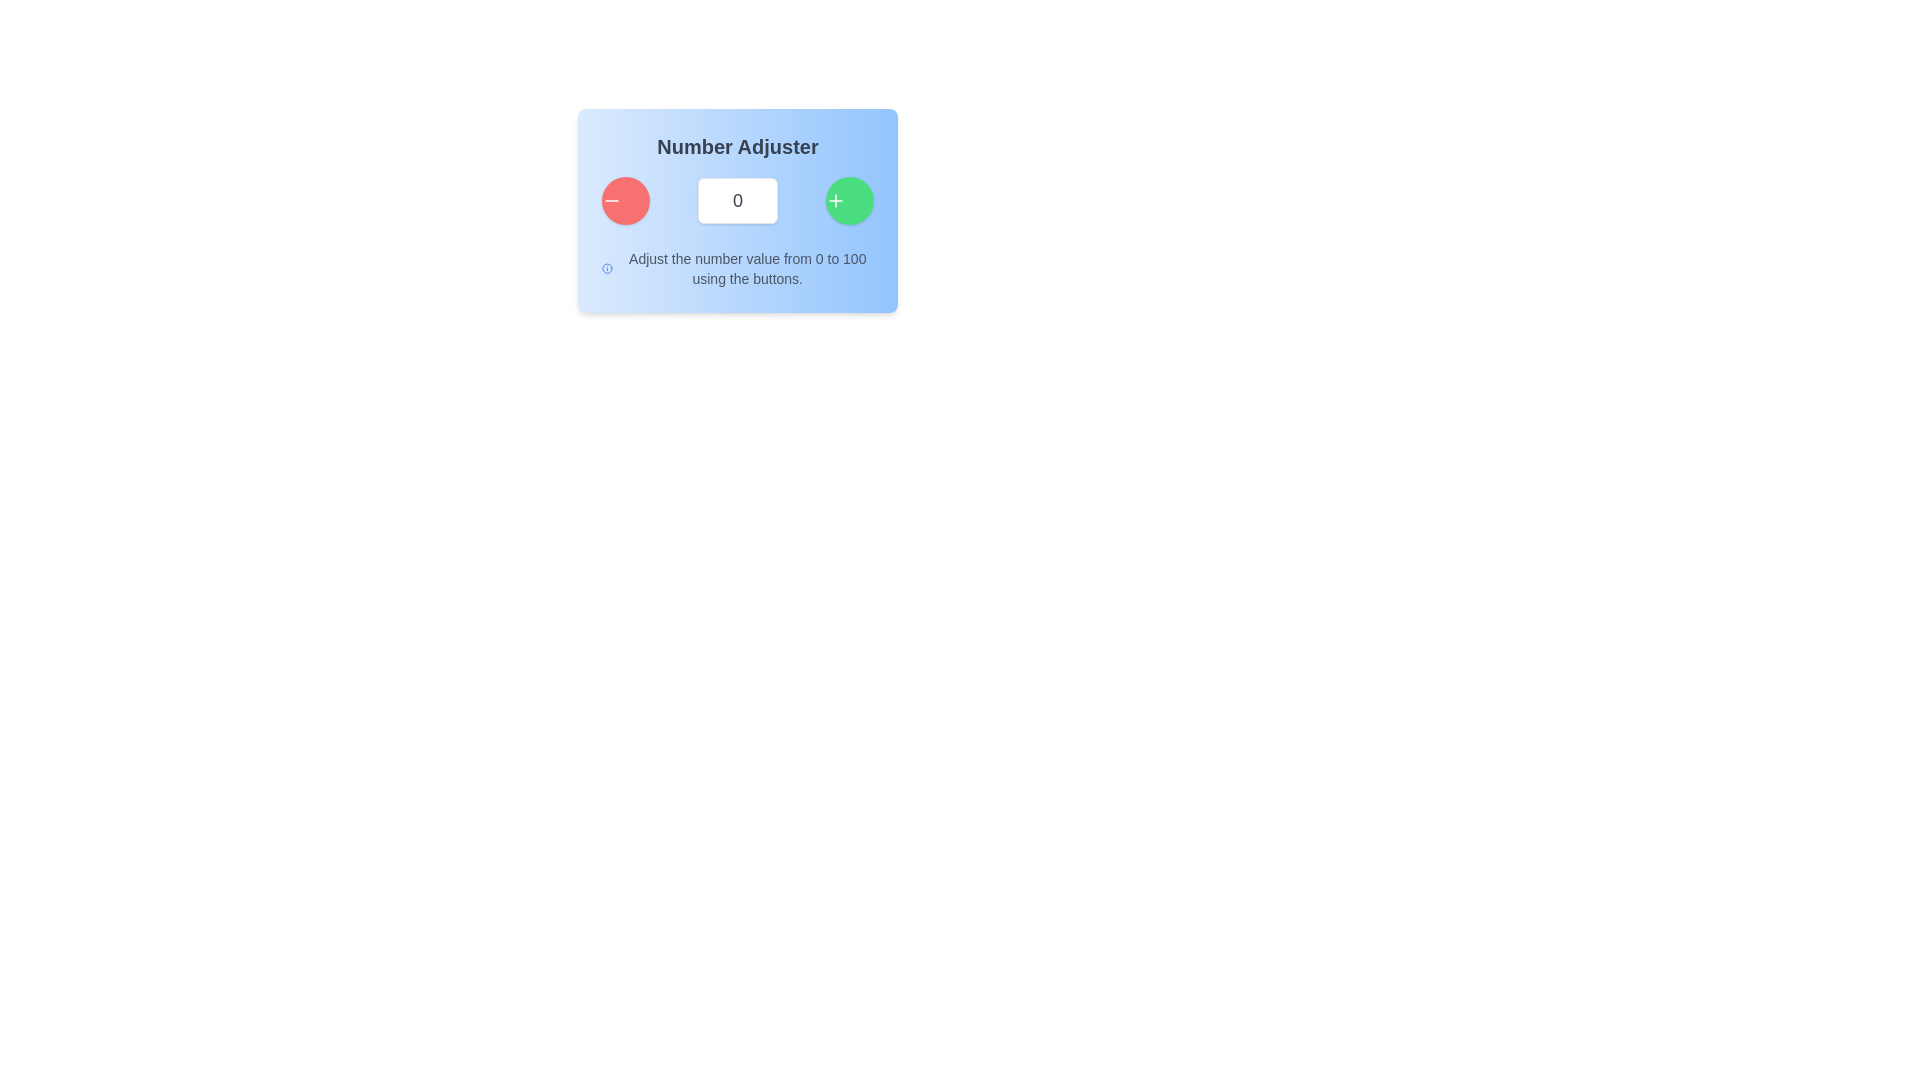 The width and height of the screenshot is (1920, 1080). I want to click on the blue circular SVG graphic element that represents information, located in the bottom left corner of the 'Number Adjuster' interface, so click(606, 268).